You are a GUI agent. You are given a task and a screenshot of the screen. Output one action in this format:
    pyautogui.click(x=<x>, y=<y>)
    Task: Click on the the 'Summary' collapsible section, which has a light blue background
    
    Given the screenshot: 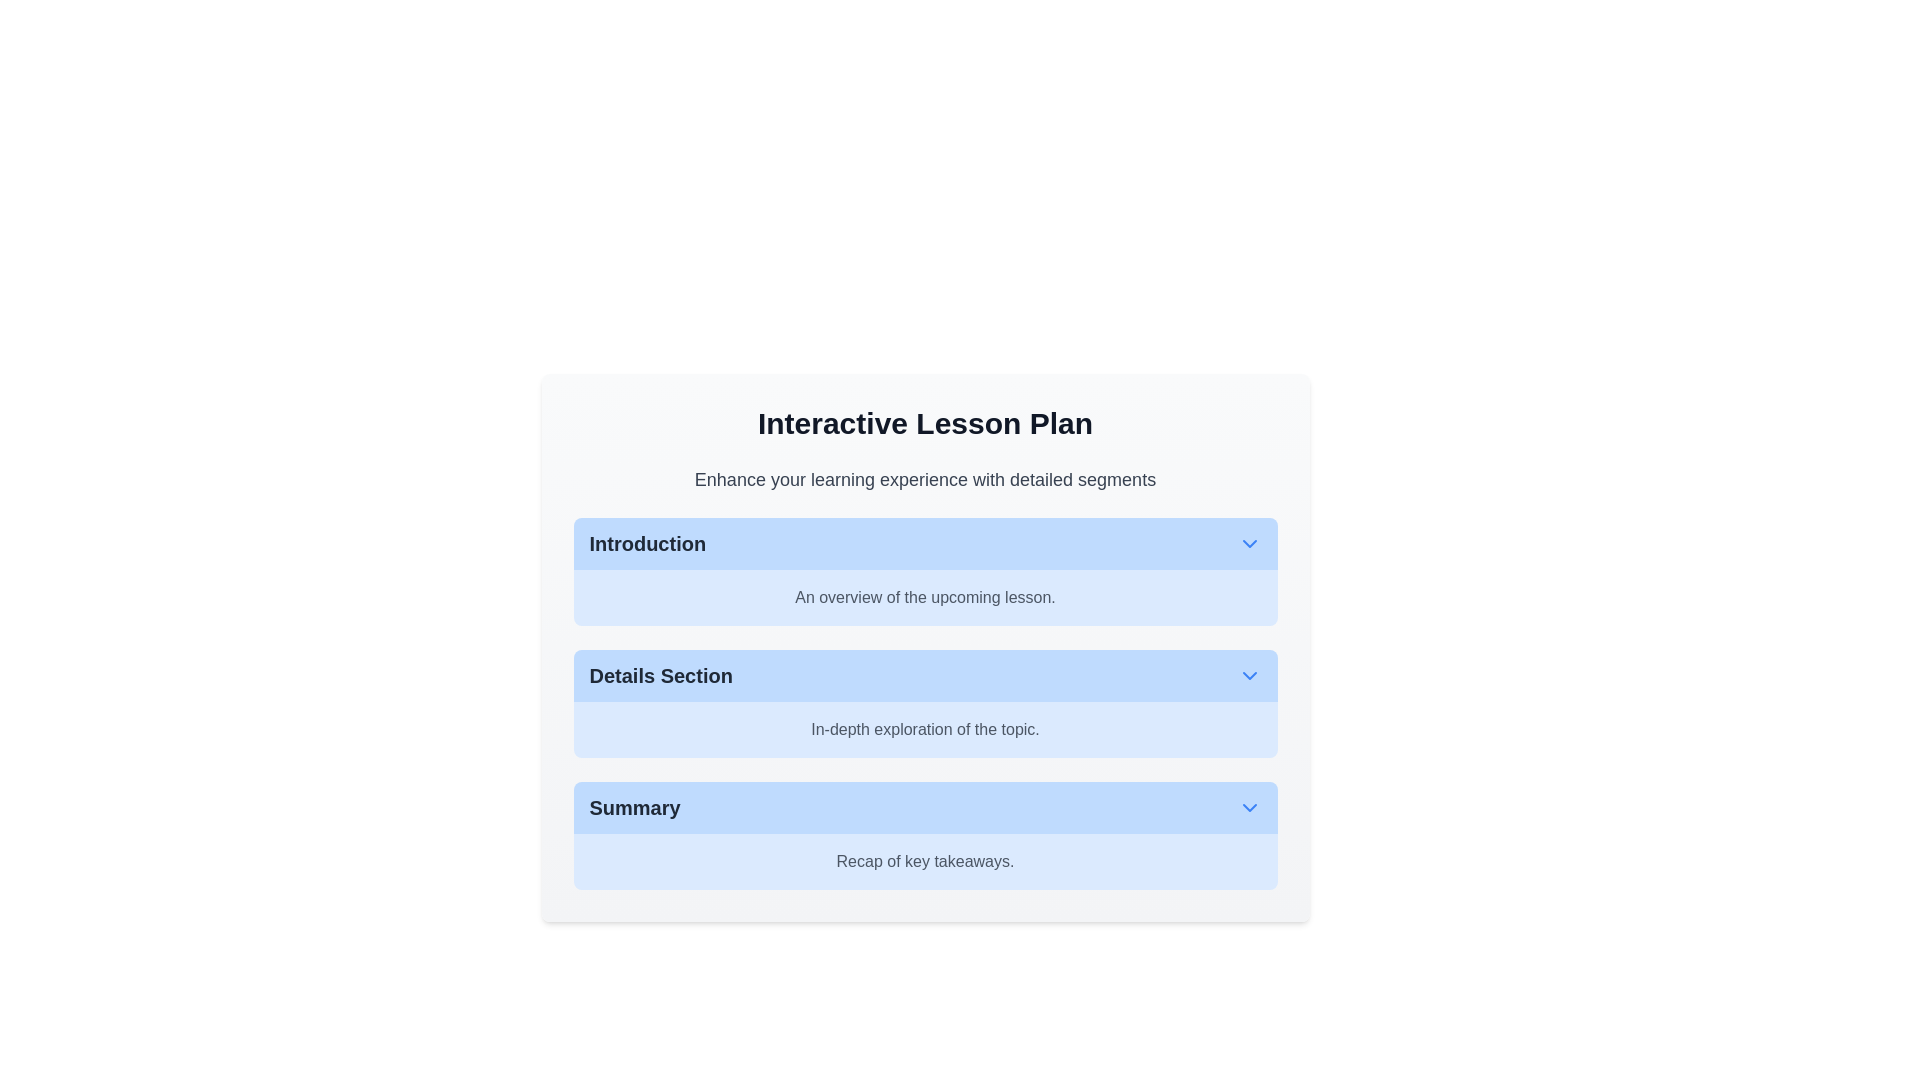 What is the action you would take?
    pyautogui.click(x=924, y=836)
    